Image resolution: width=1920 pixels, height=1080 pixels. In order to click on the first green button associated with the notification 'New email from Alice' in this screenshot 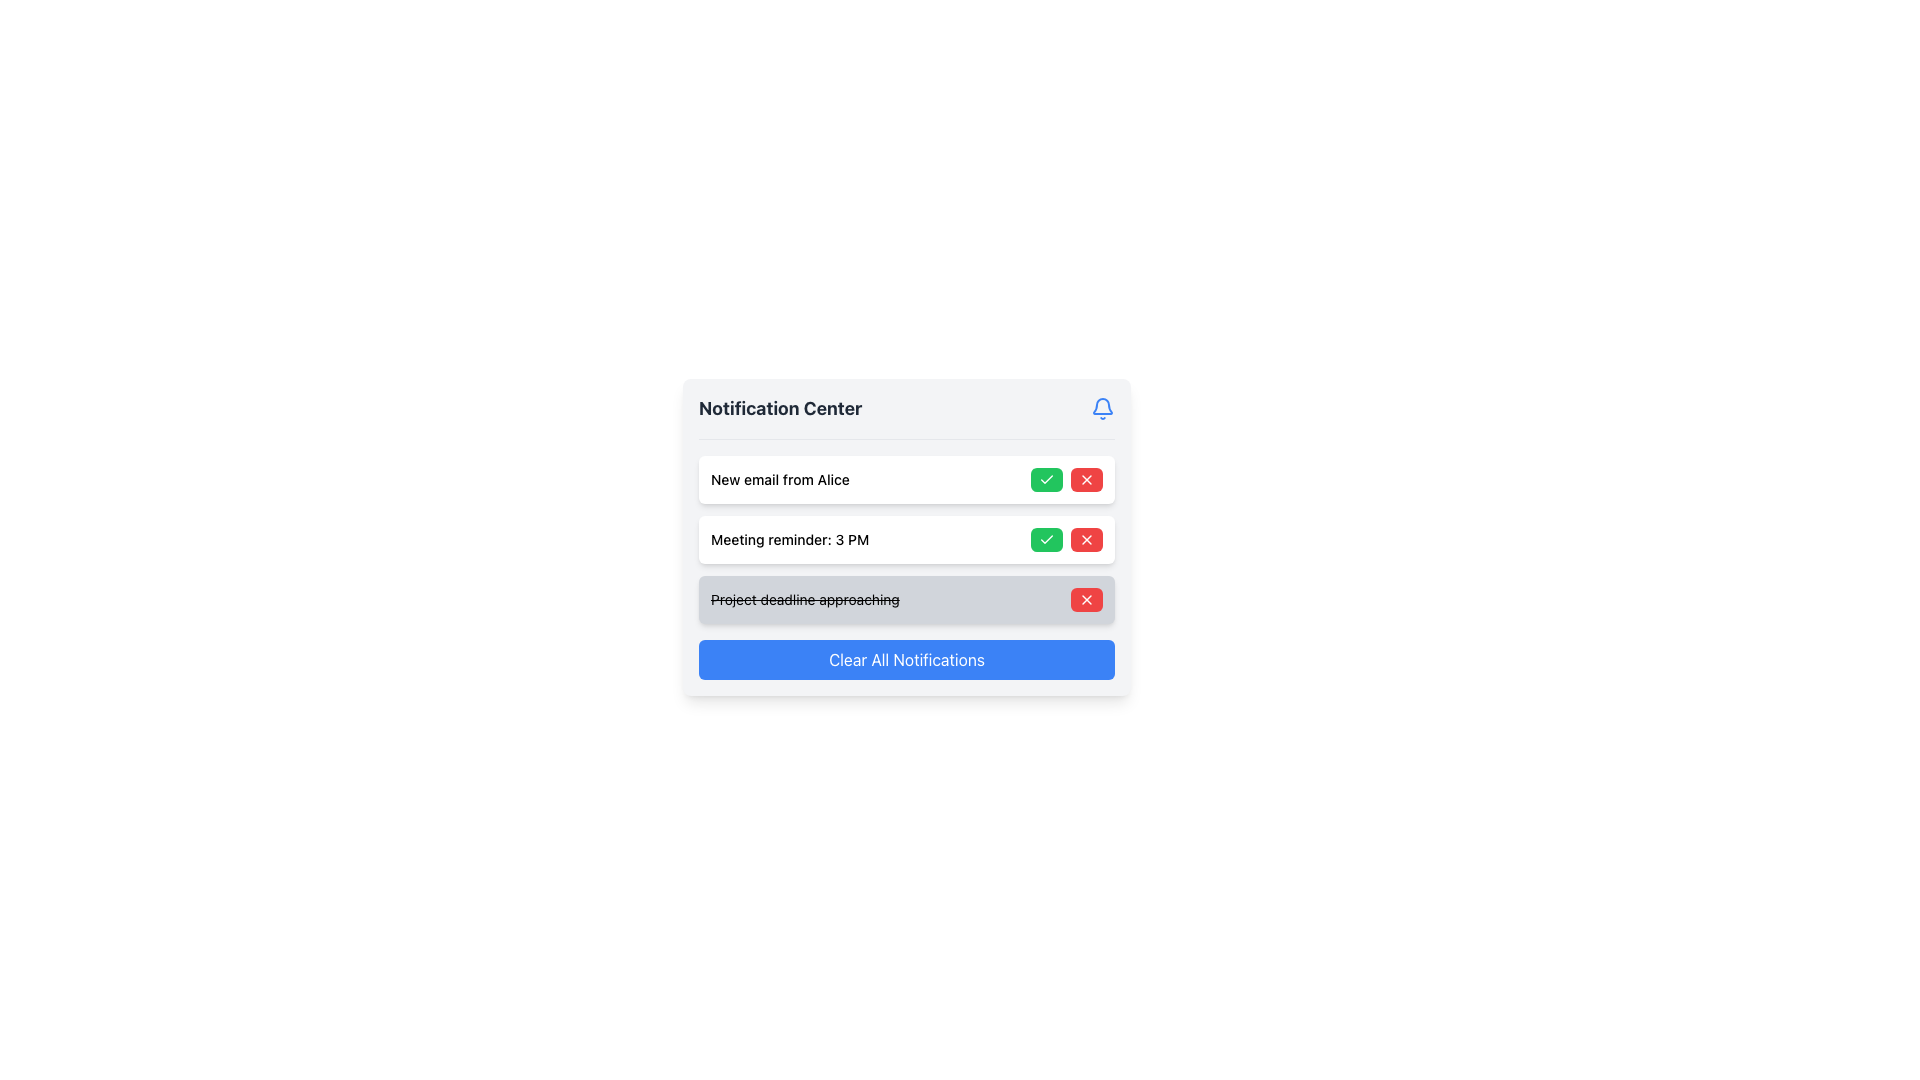, I will do `click(1045, 479)`.